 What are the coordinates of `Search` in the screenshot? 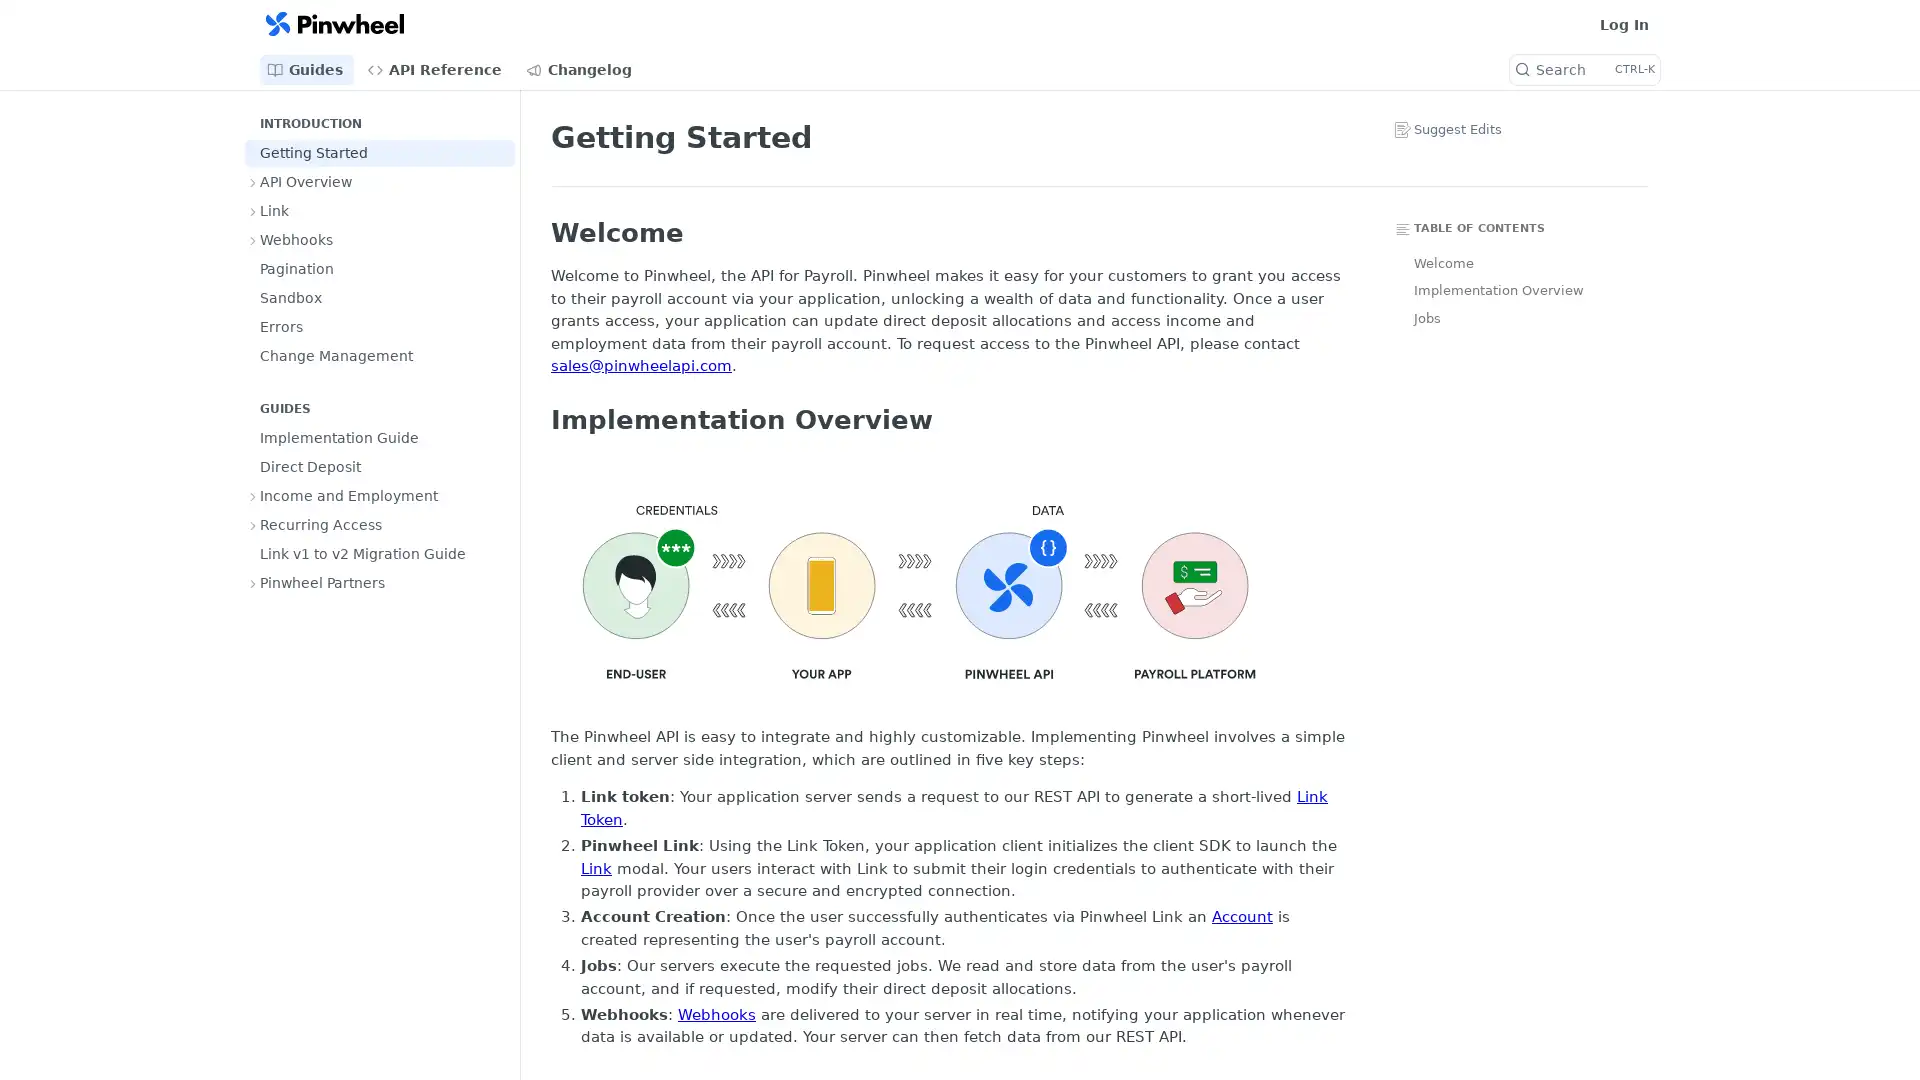 It's located at (1583, 68).